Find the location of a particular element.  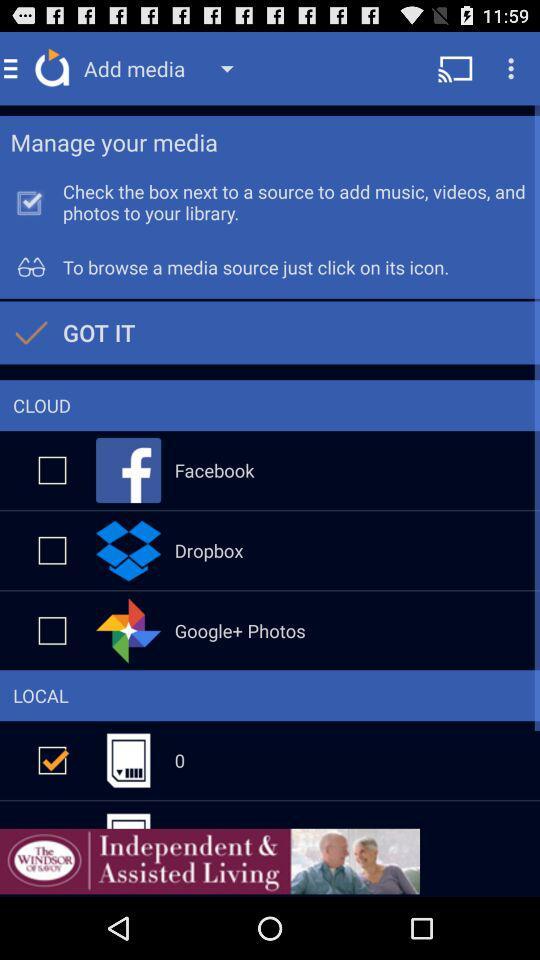

mark is located at coordinates (52, 470).